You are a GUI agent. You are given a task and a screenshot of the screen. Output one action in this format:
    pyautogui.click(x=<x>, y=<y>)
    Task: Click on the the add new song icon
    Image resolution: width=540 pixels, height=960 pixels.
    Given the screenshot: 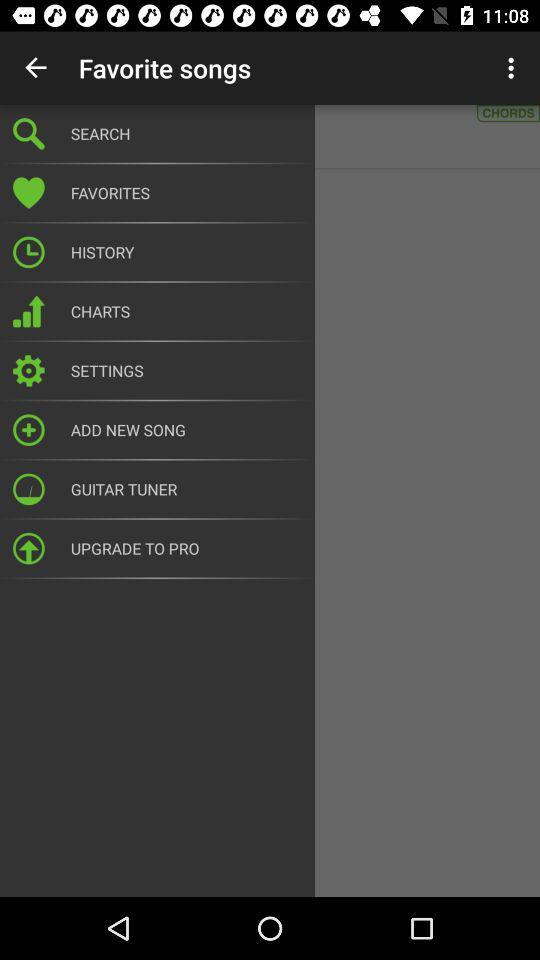 What is the action you would take?
    pyautogui.click(x=186, y=430)
    